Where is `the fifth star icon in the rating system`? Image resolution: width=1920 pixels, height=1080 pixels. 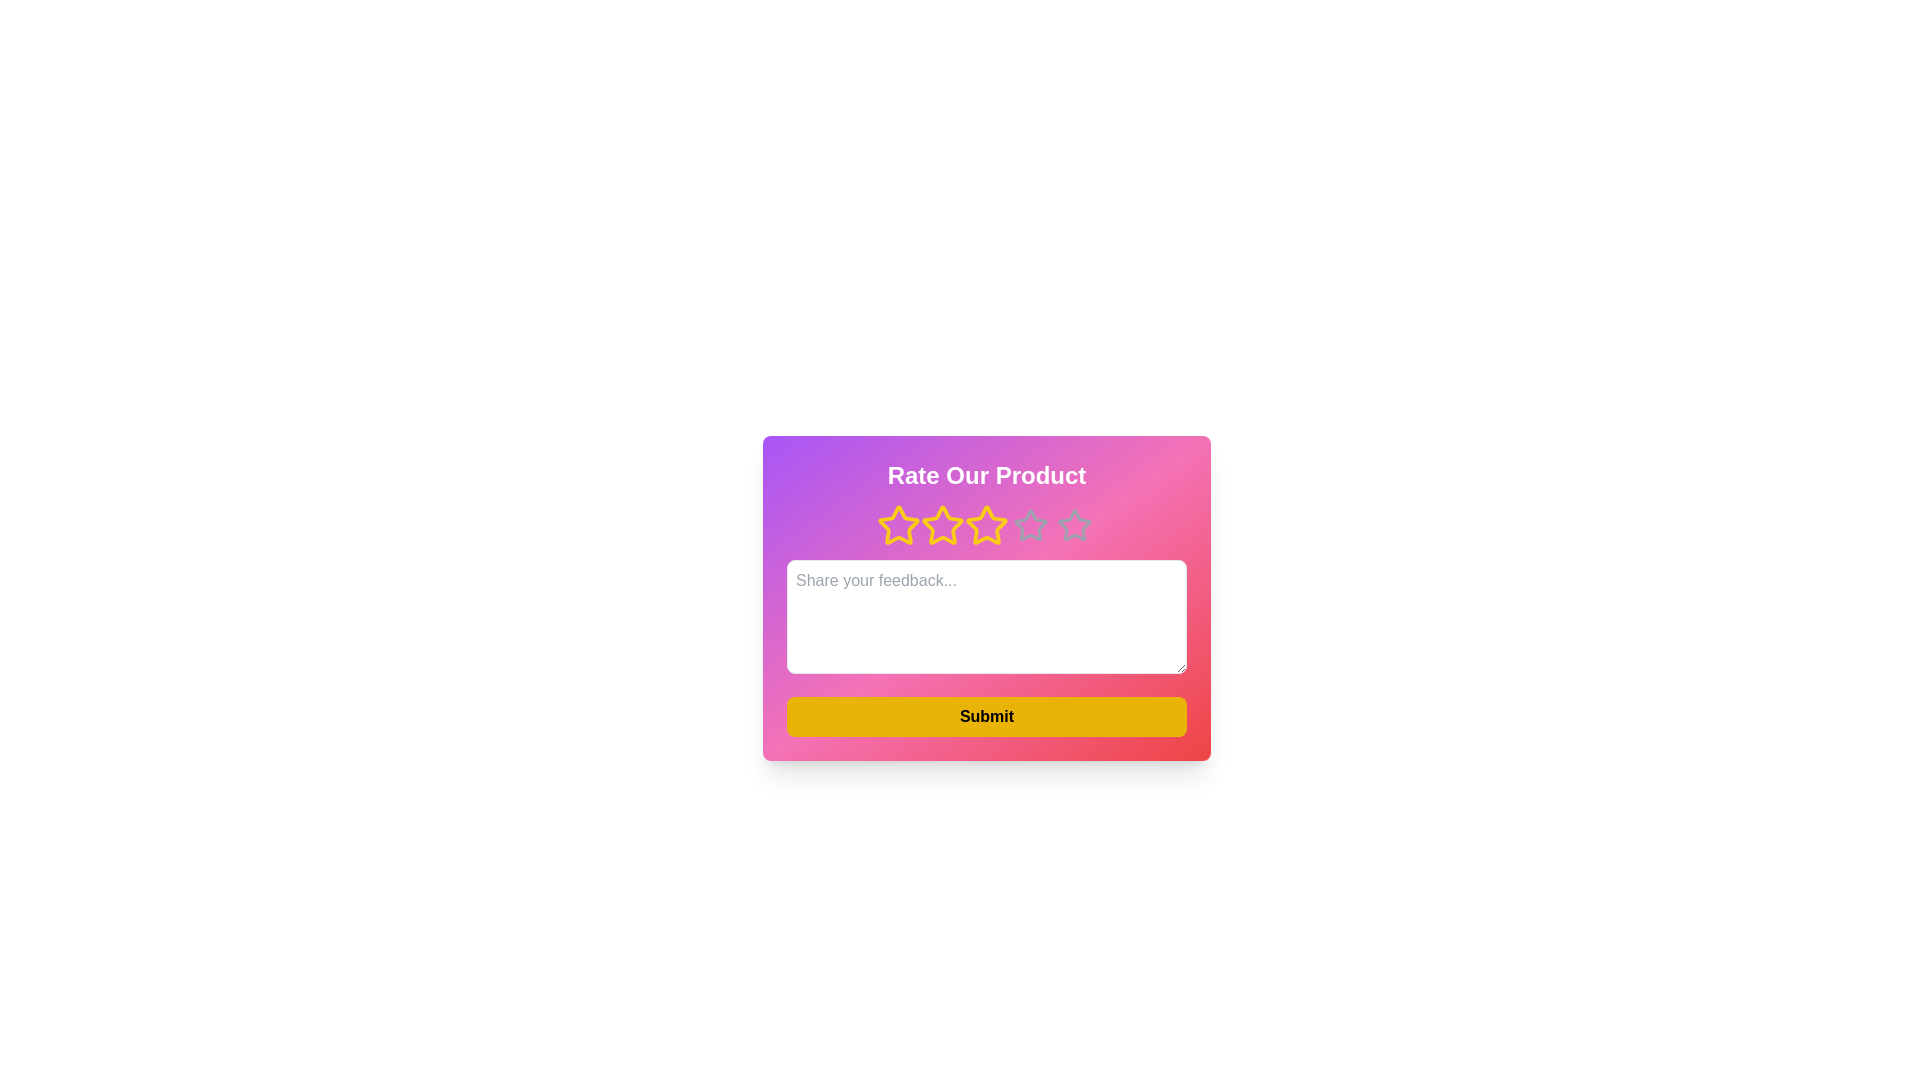
the fifth star icon in the rating system is located at coordinates (1074, 524).